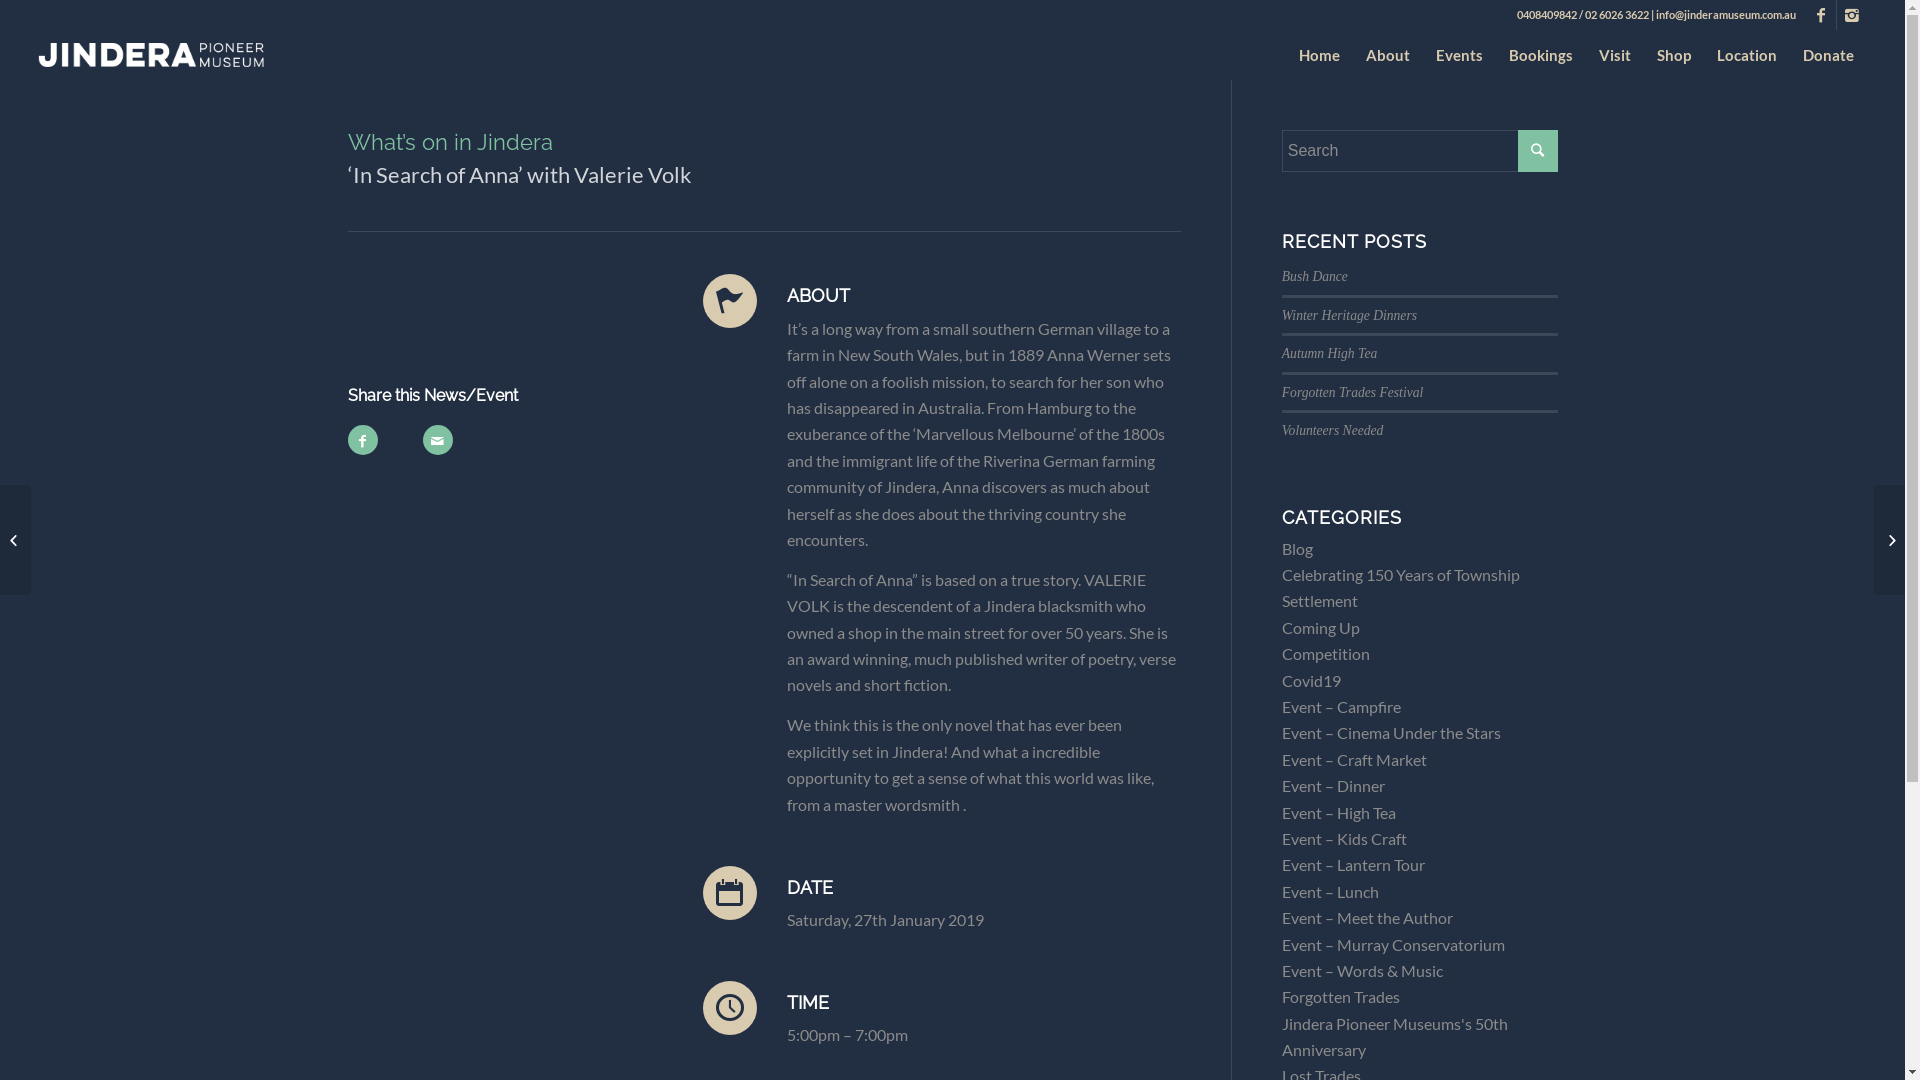  Describe the element at coordinates (1725, 14) in the screenshot. I see `'info@jinderamuseum.com.au'` at that location.